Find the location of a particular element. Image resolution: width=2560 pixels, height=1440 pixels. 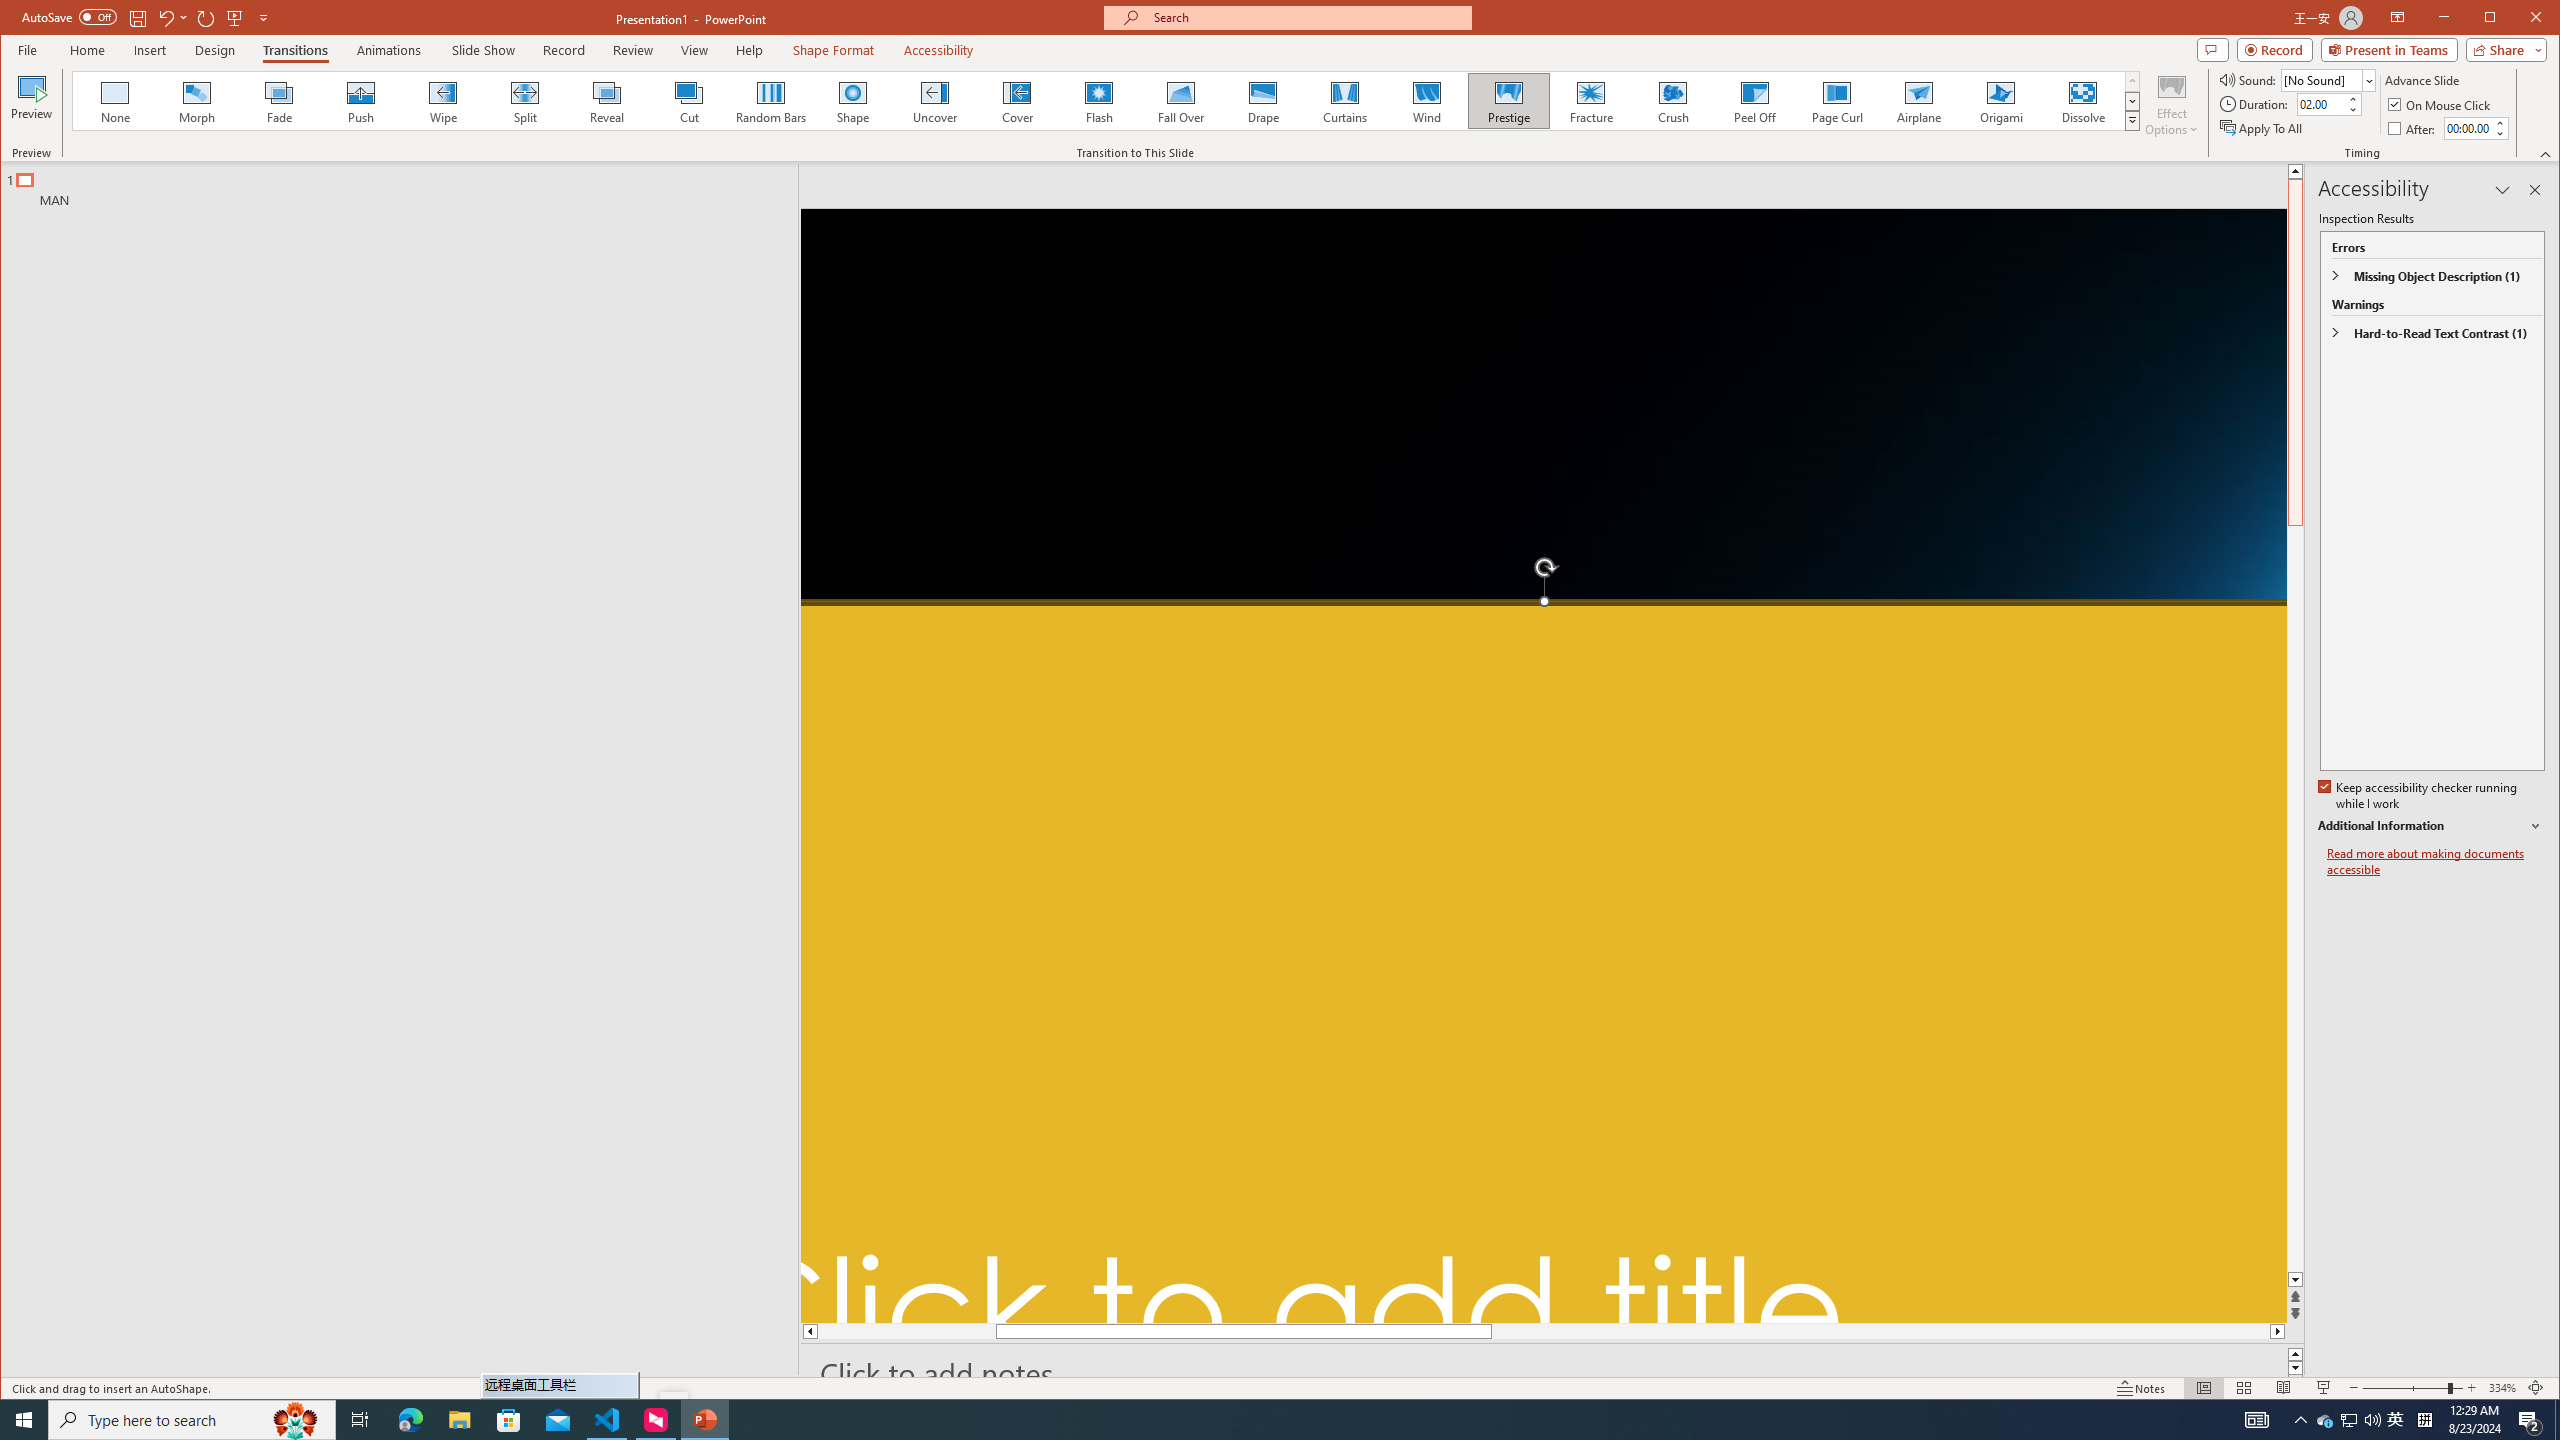

'AutoSave' is located at coordinates (69, 16).